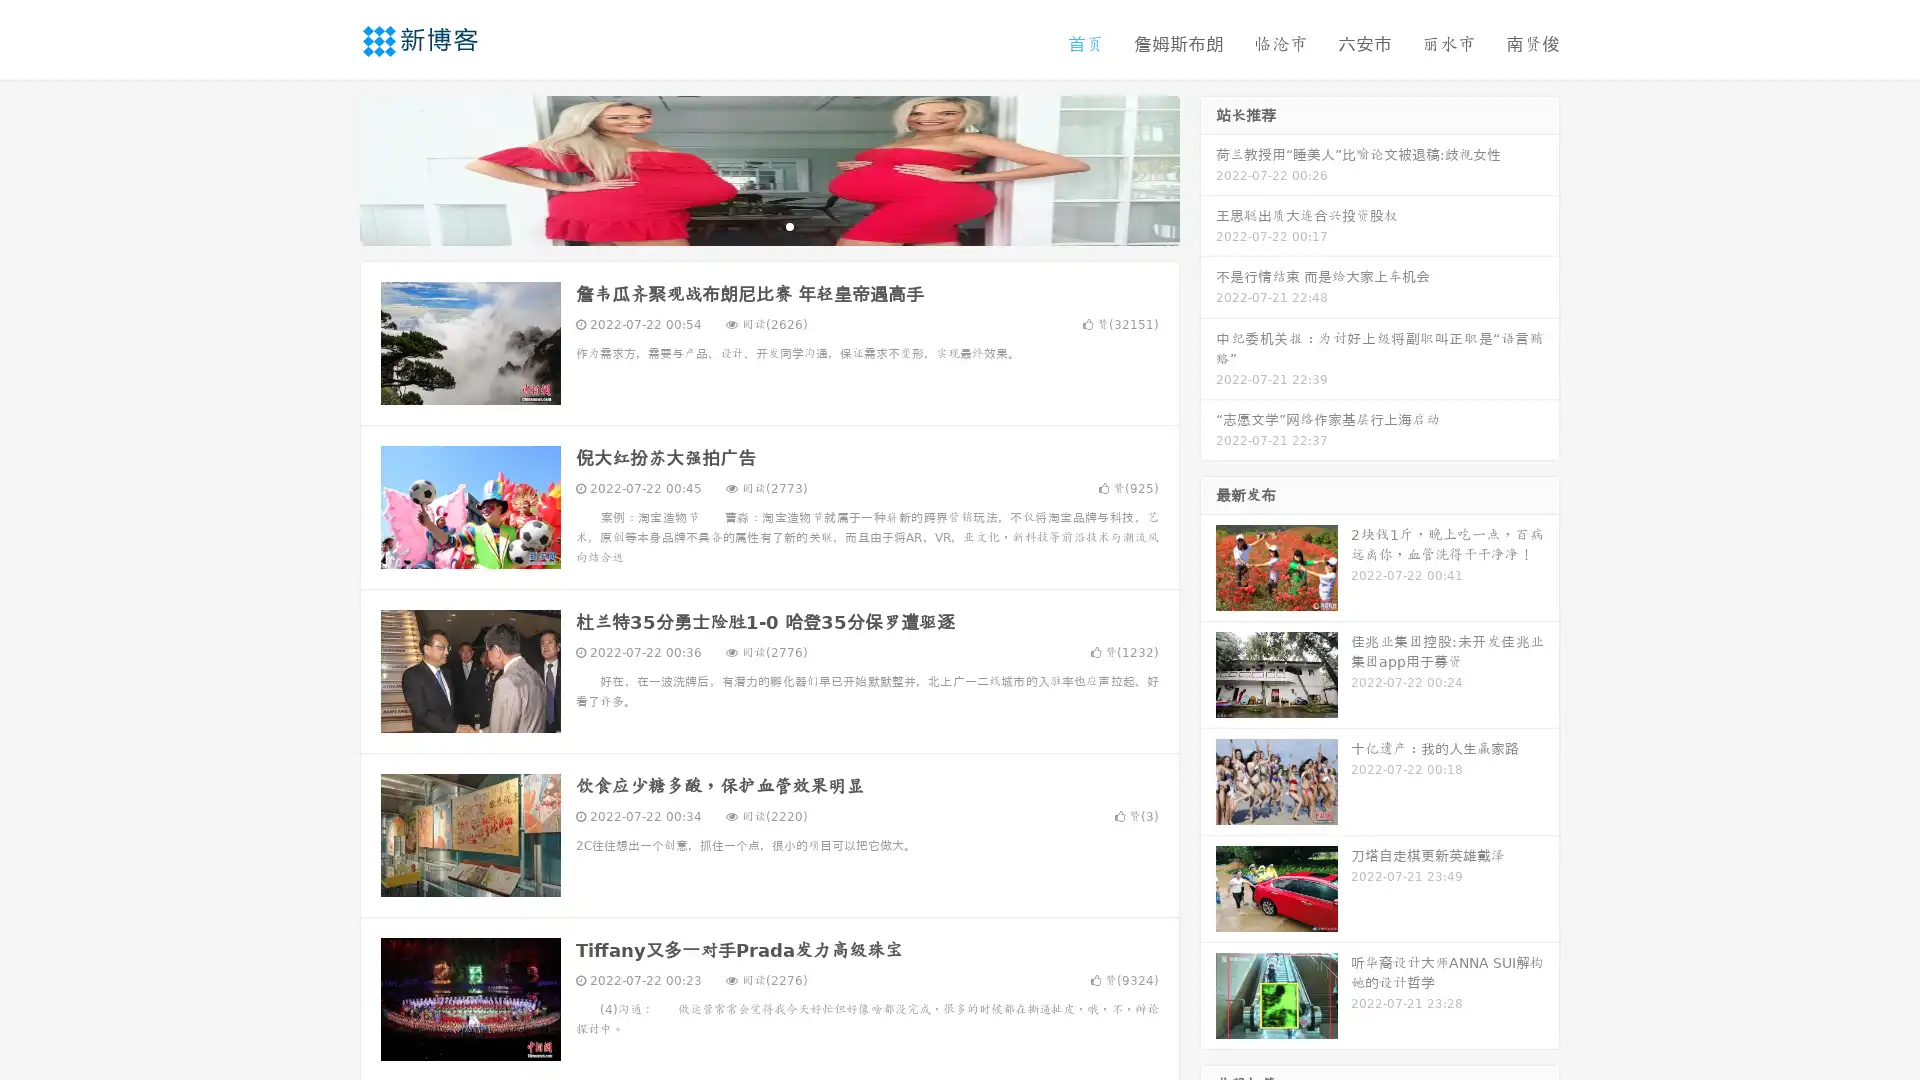 The image size is (1920, 1080). Describe the element at coordinates (768, 225) in the screenshot. I see `Go to slide 2` at that location.